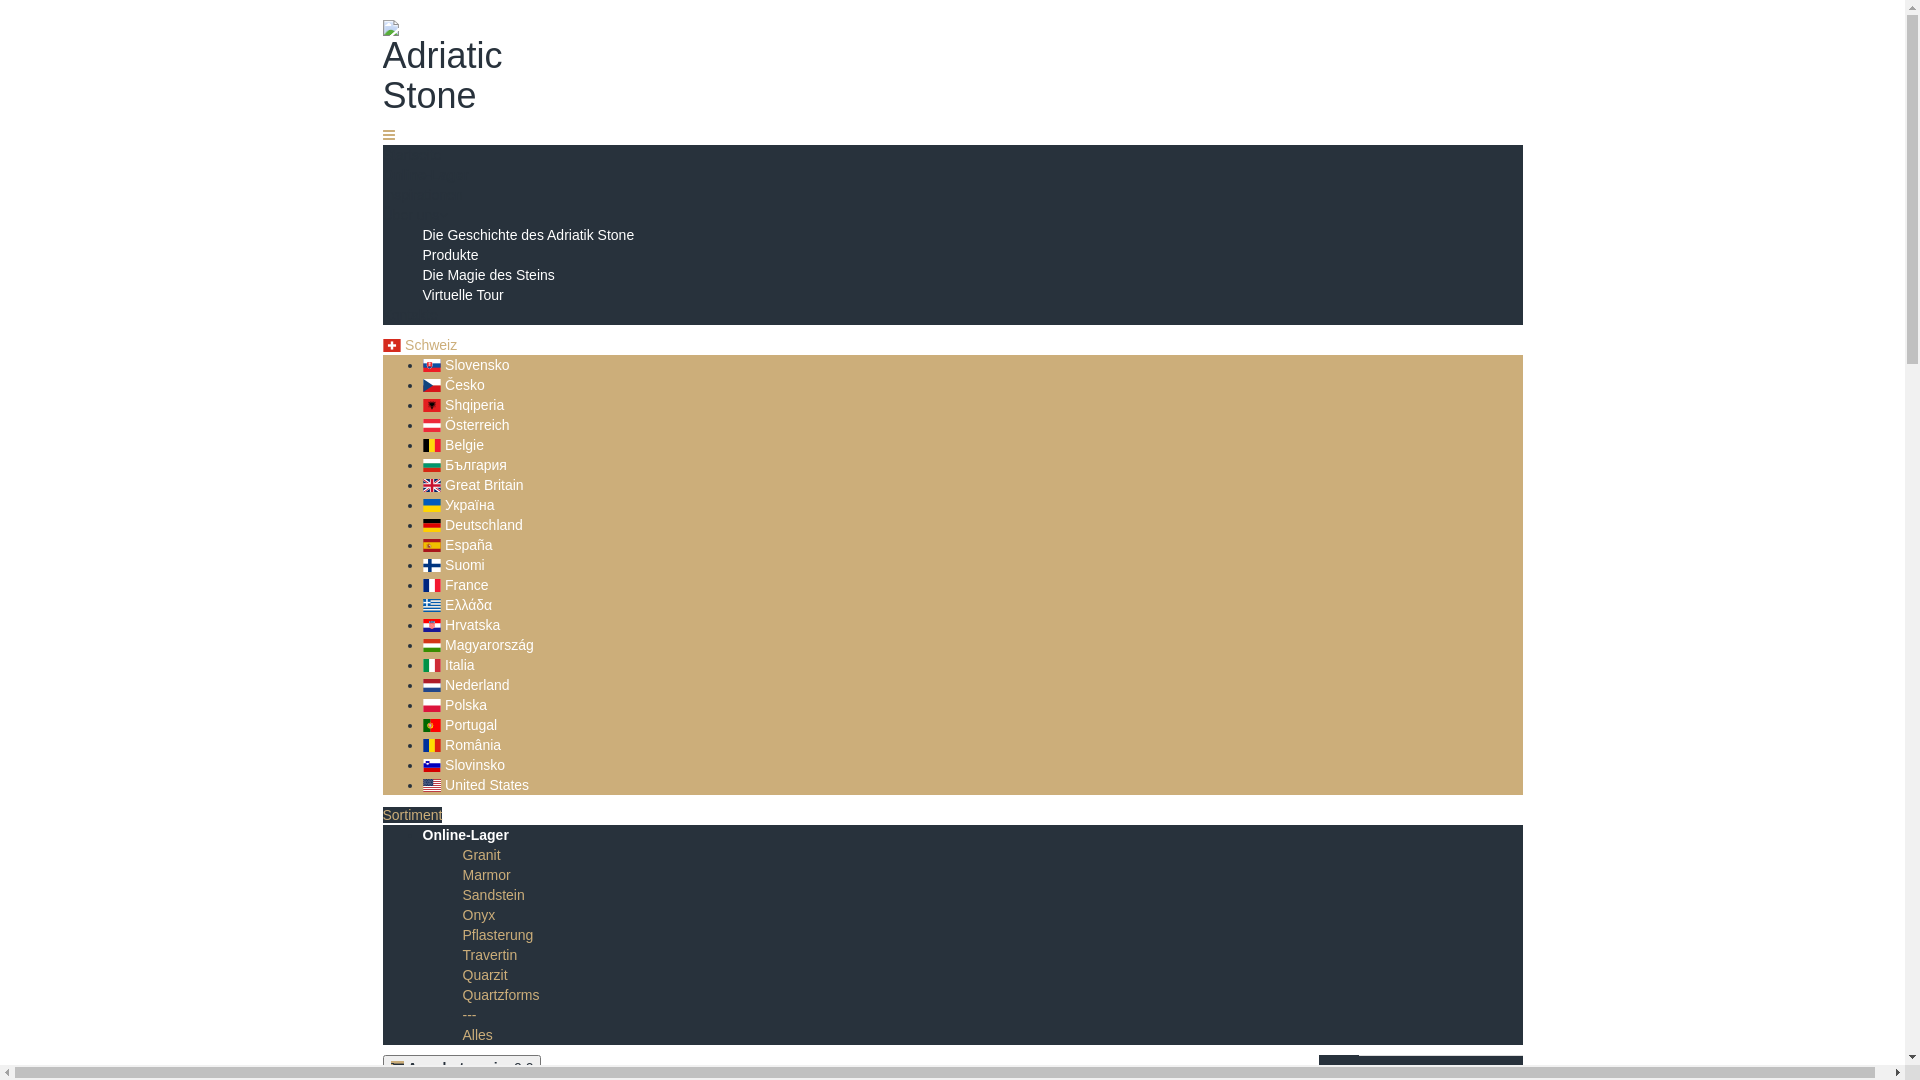  I want to click on 'Onyx', so click(460, 914).